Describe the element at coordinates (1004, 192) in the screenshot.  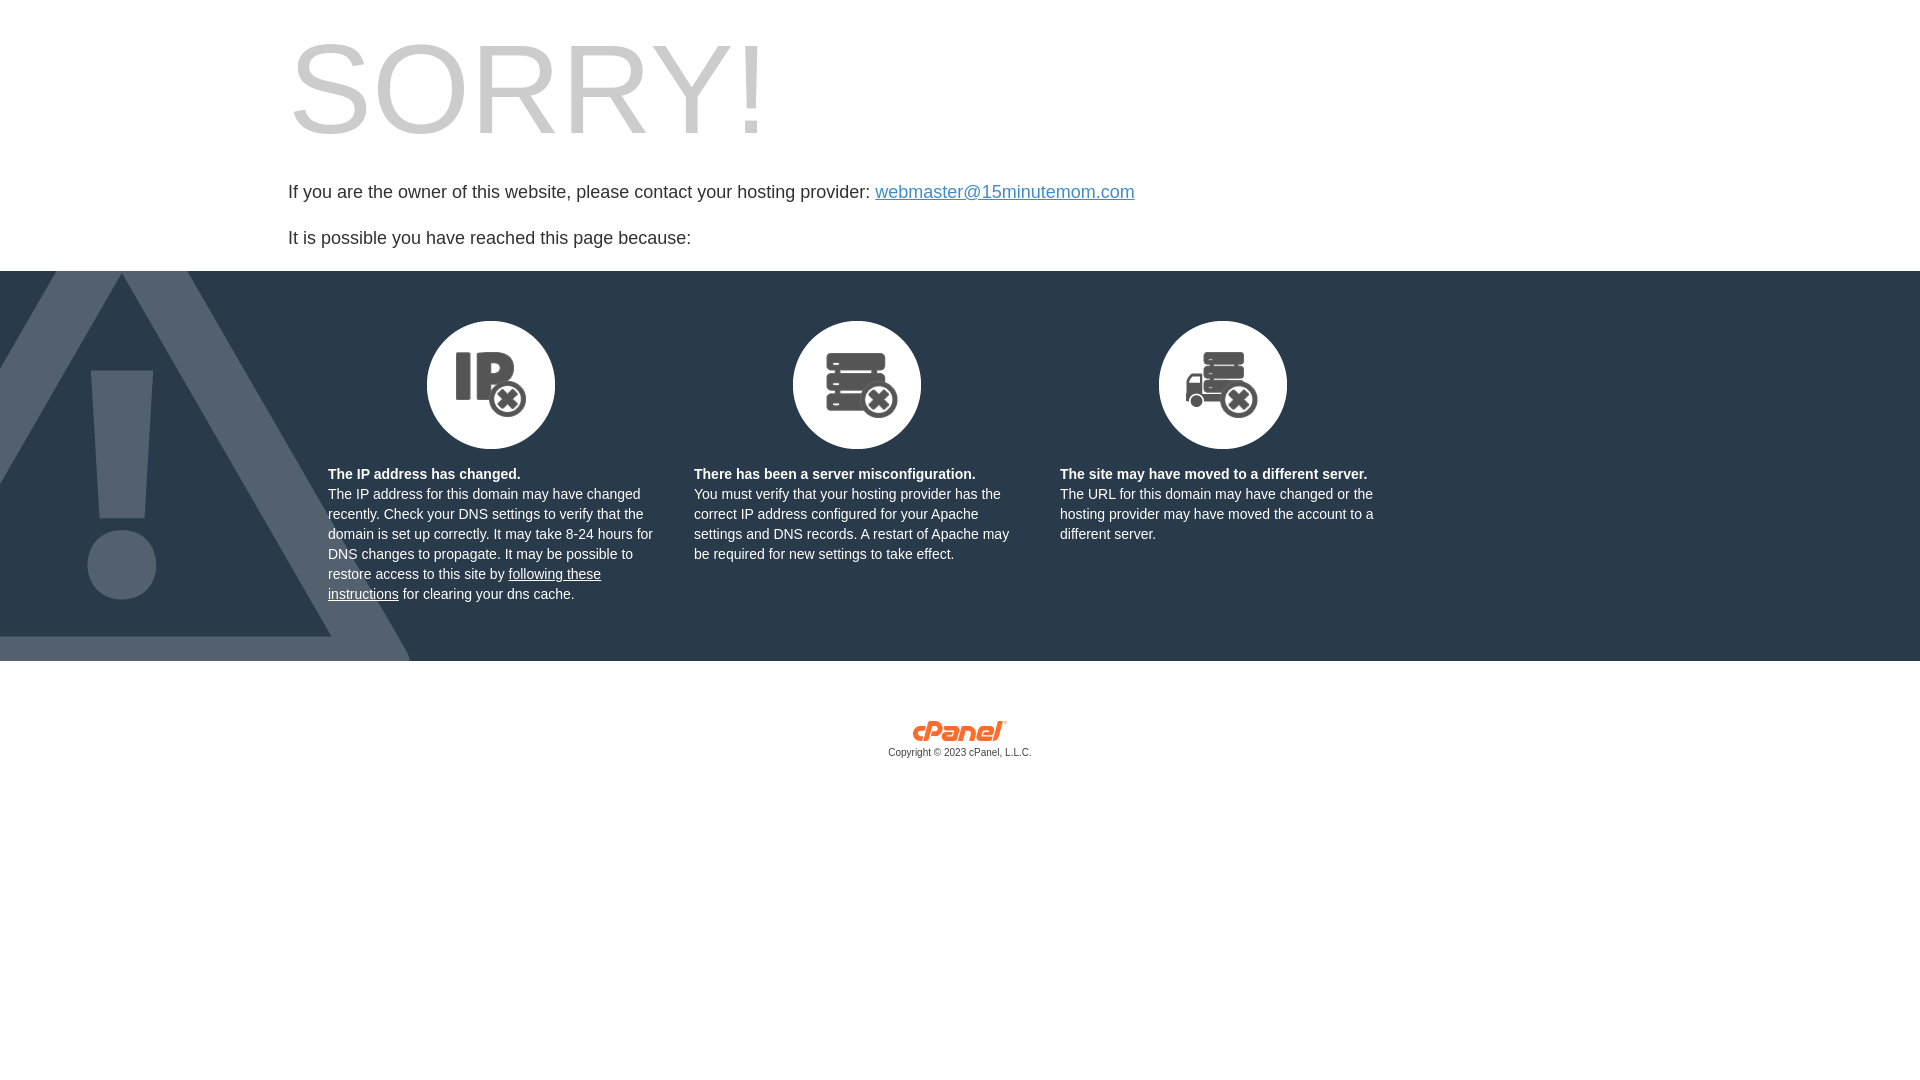
I see `'webmaster@15minutemom.com'` at that location.